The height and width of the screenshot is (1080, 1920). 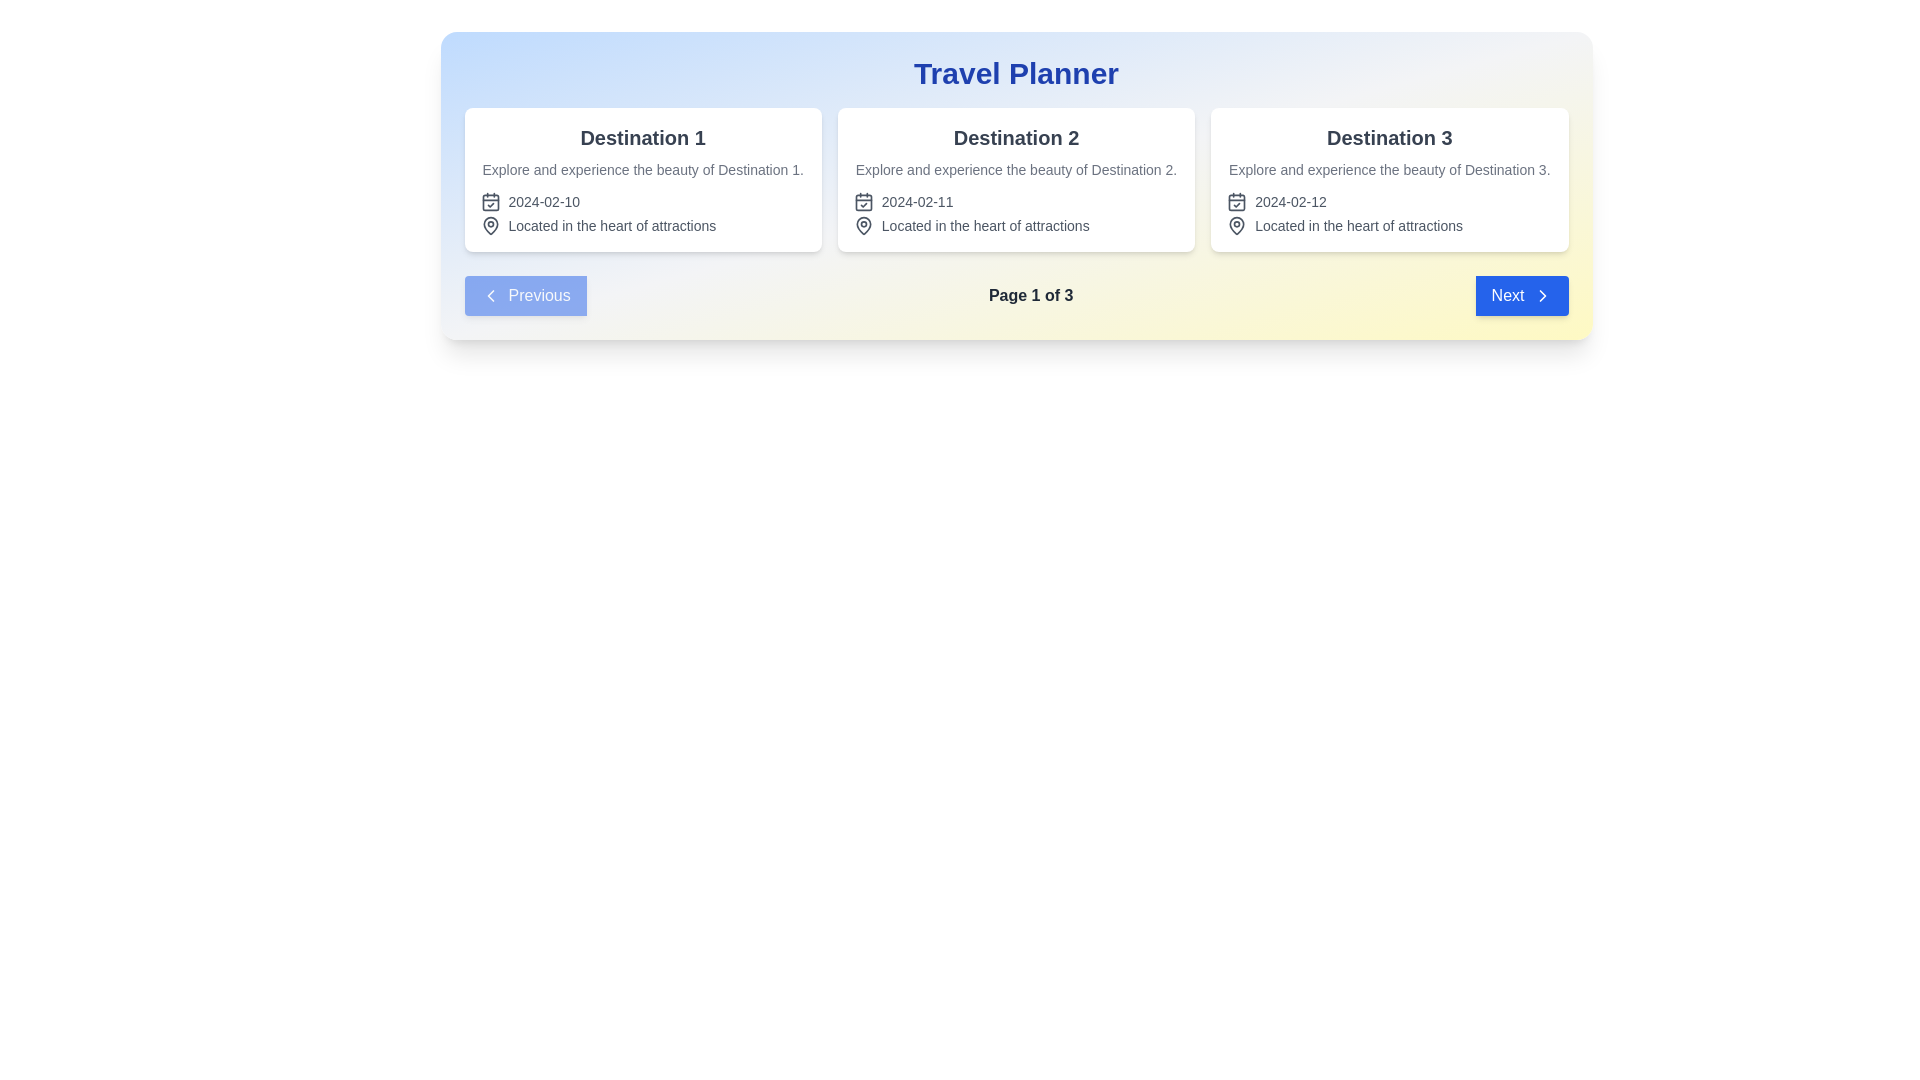 What do you see at coordinates (1016, 296) in the screenshot?
I see `text label indicating the current page number located at the bottom of the main content panel, horizontally centered between the 'Previous' and 'Next' buttons` at bounding box center [1016, 296].